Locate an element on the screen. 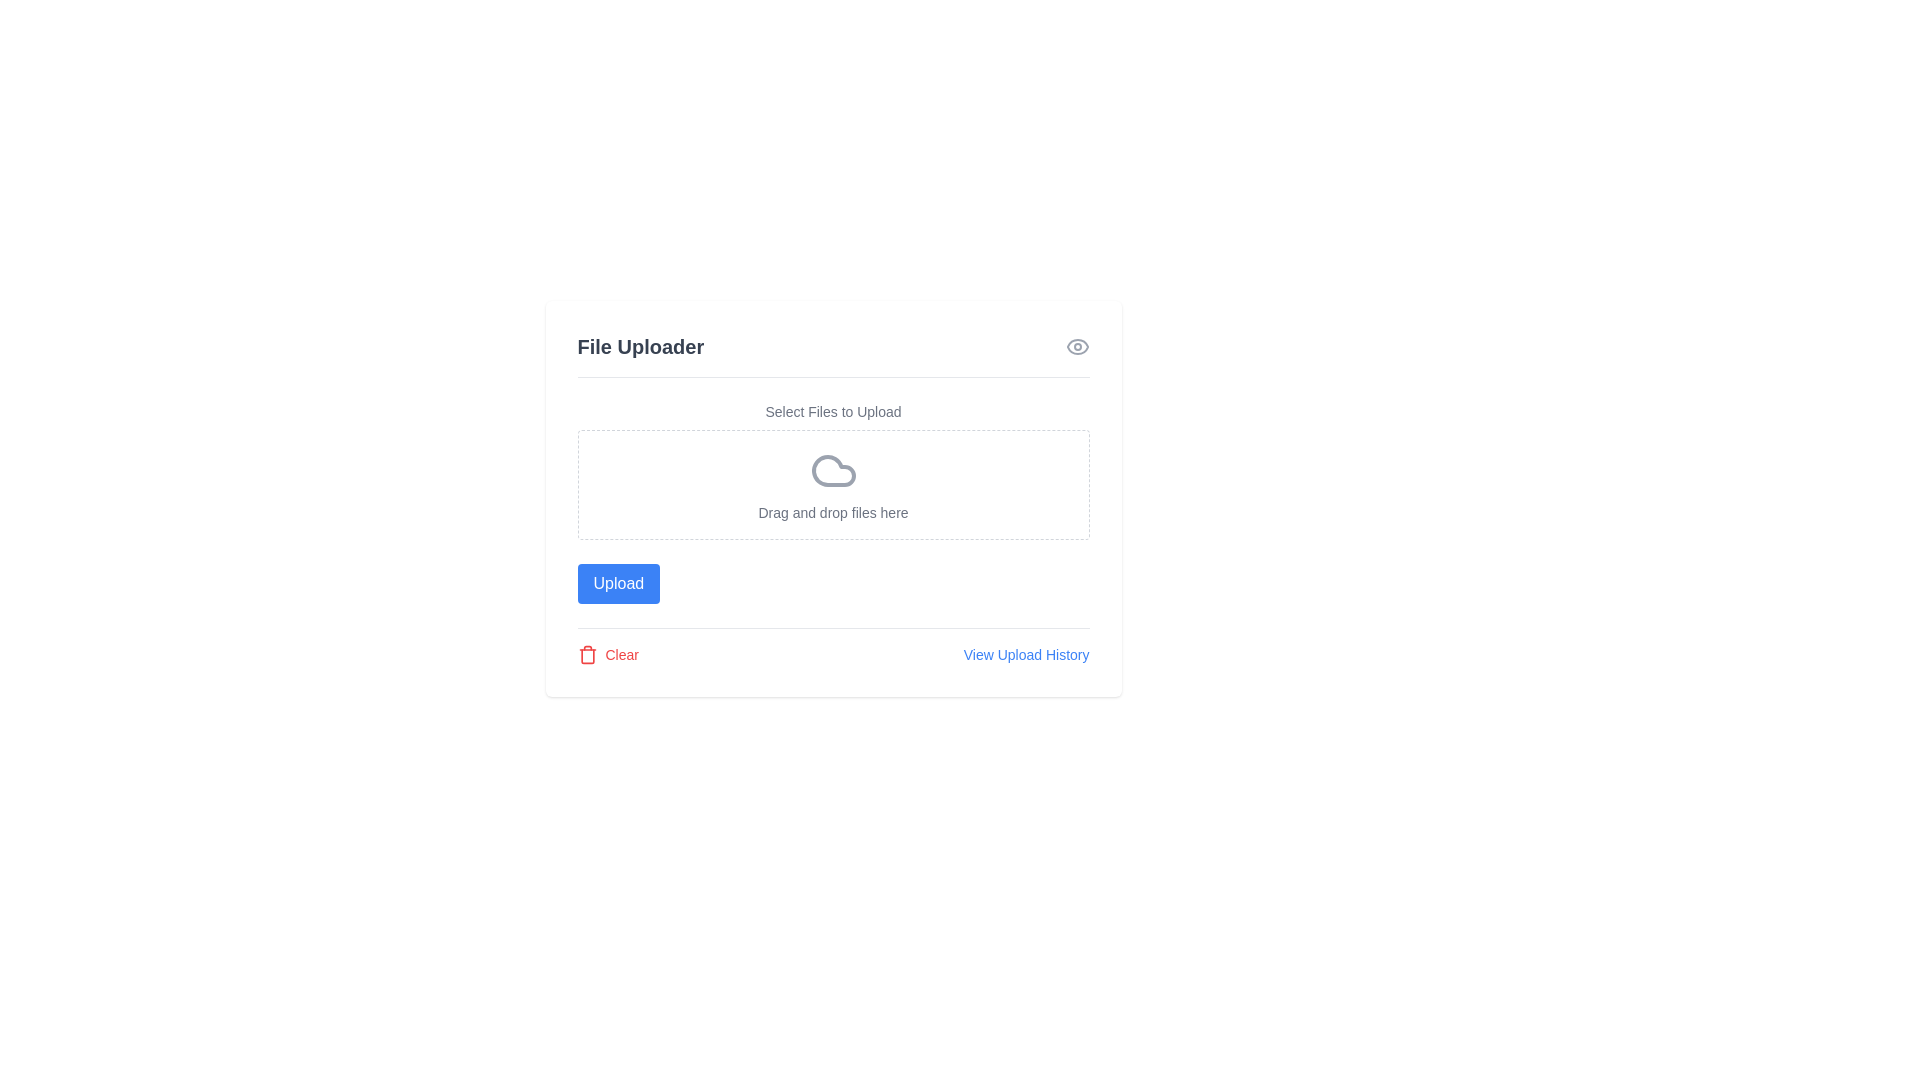  the 'Clear' button located towards the bottom left corner of the upload functionalities box is located at coordinates (607, 655).